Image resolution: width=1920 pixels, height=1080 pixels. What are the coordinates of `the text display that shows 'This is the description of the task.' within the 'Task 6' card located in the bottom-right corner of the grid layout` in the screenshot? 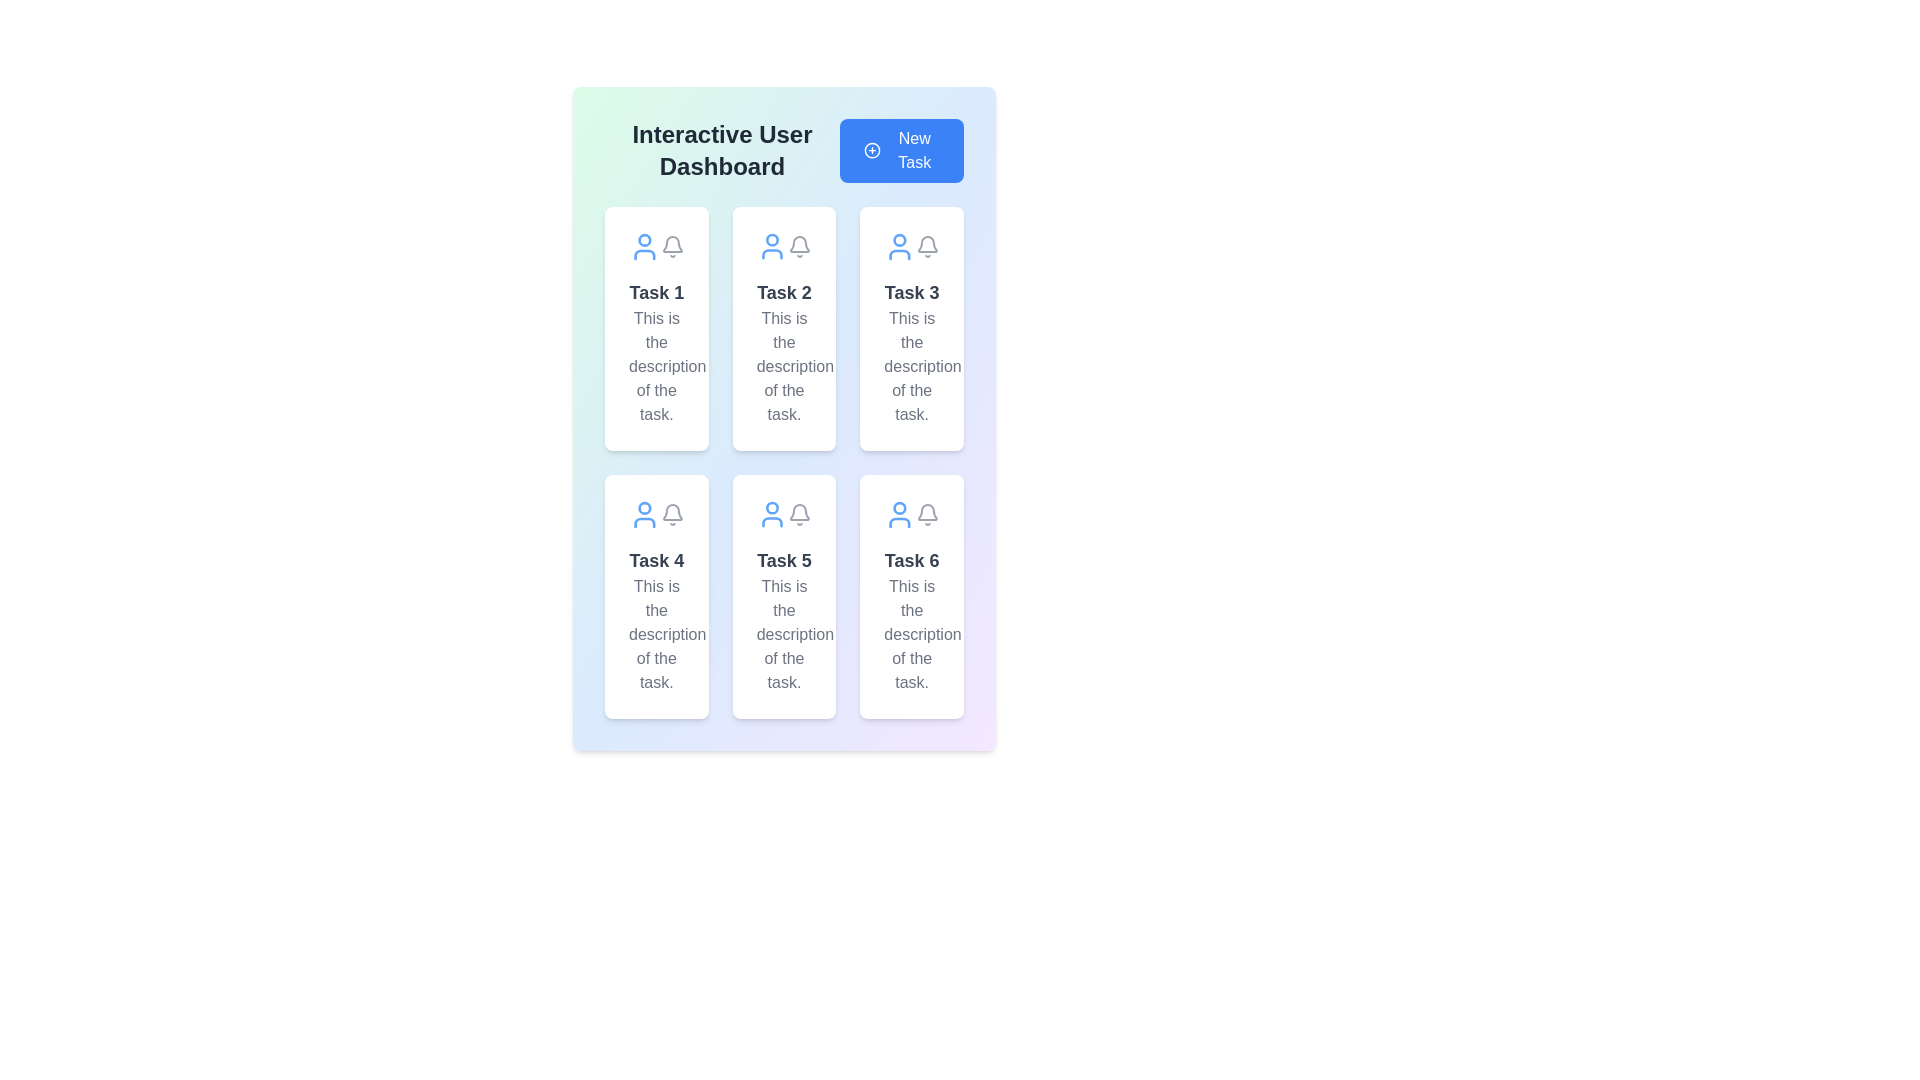 It's located at (911, 635).